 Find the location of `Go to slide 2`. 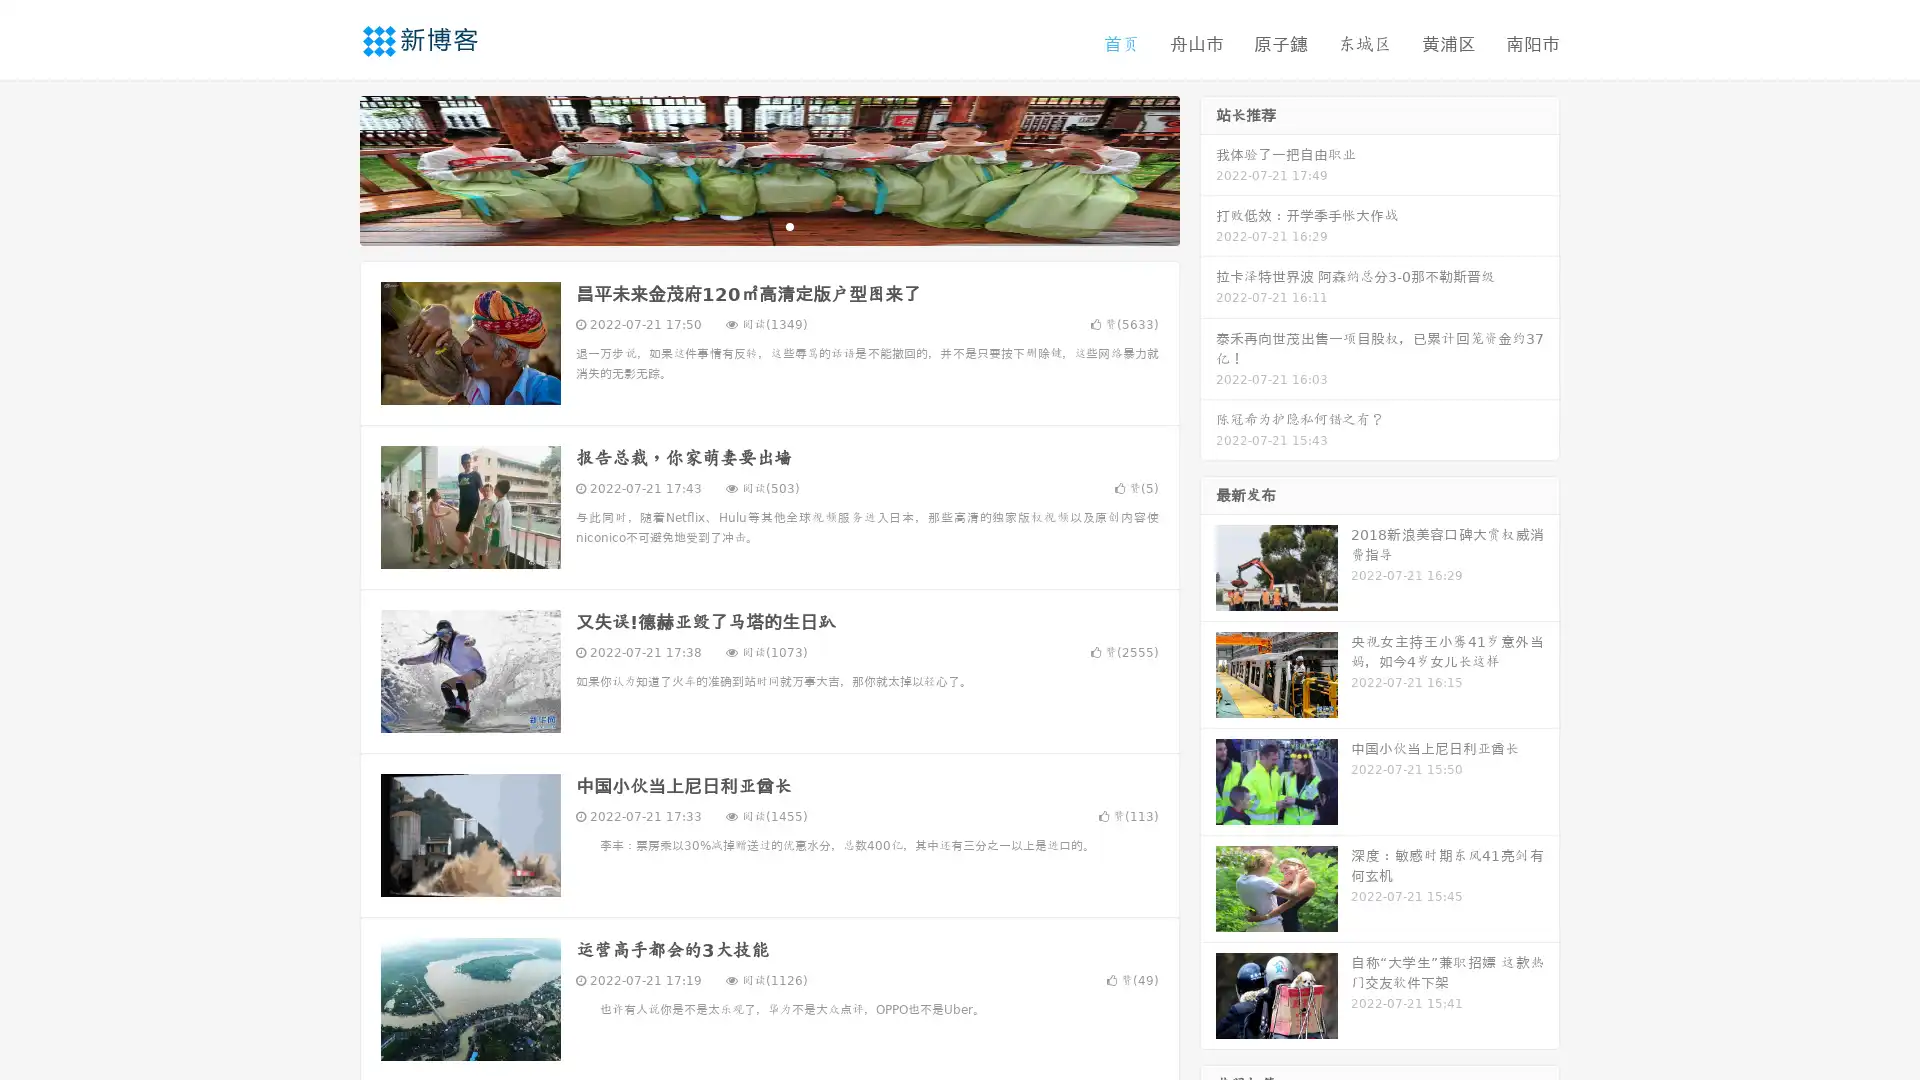

Go to slide 2 is located at coordinates (768, 225).